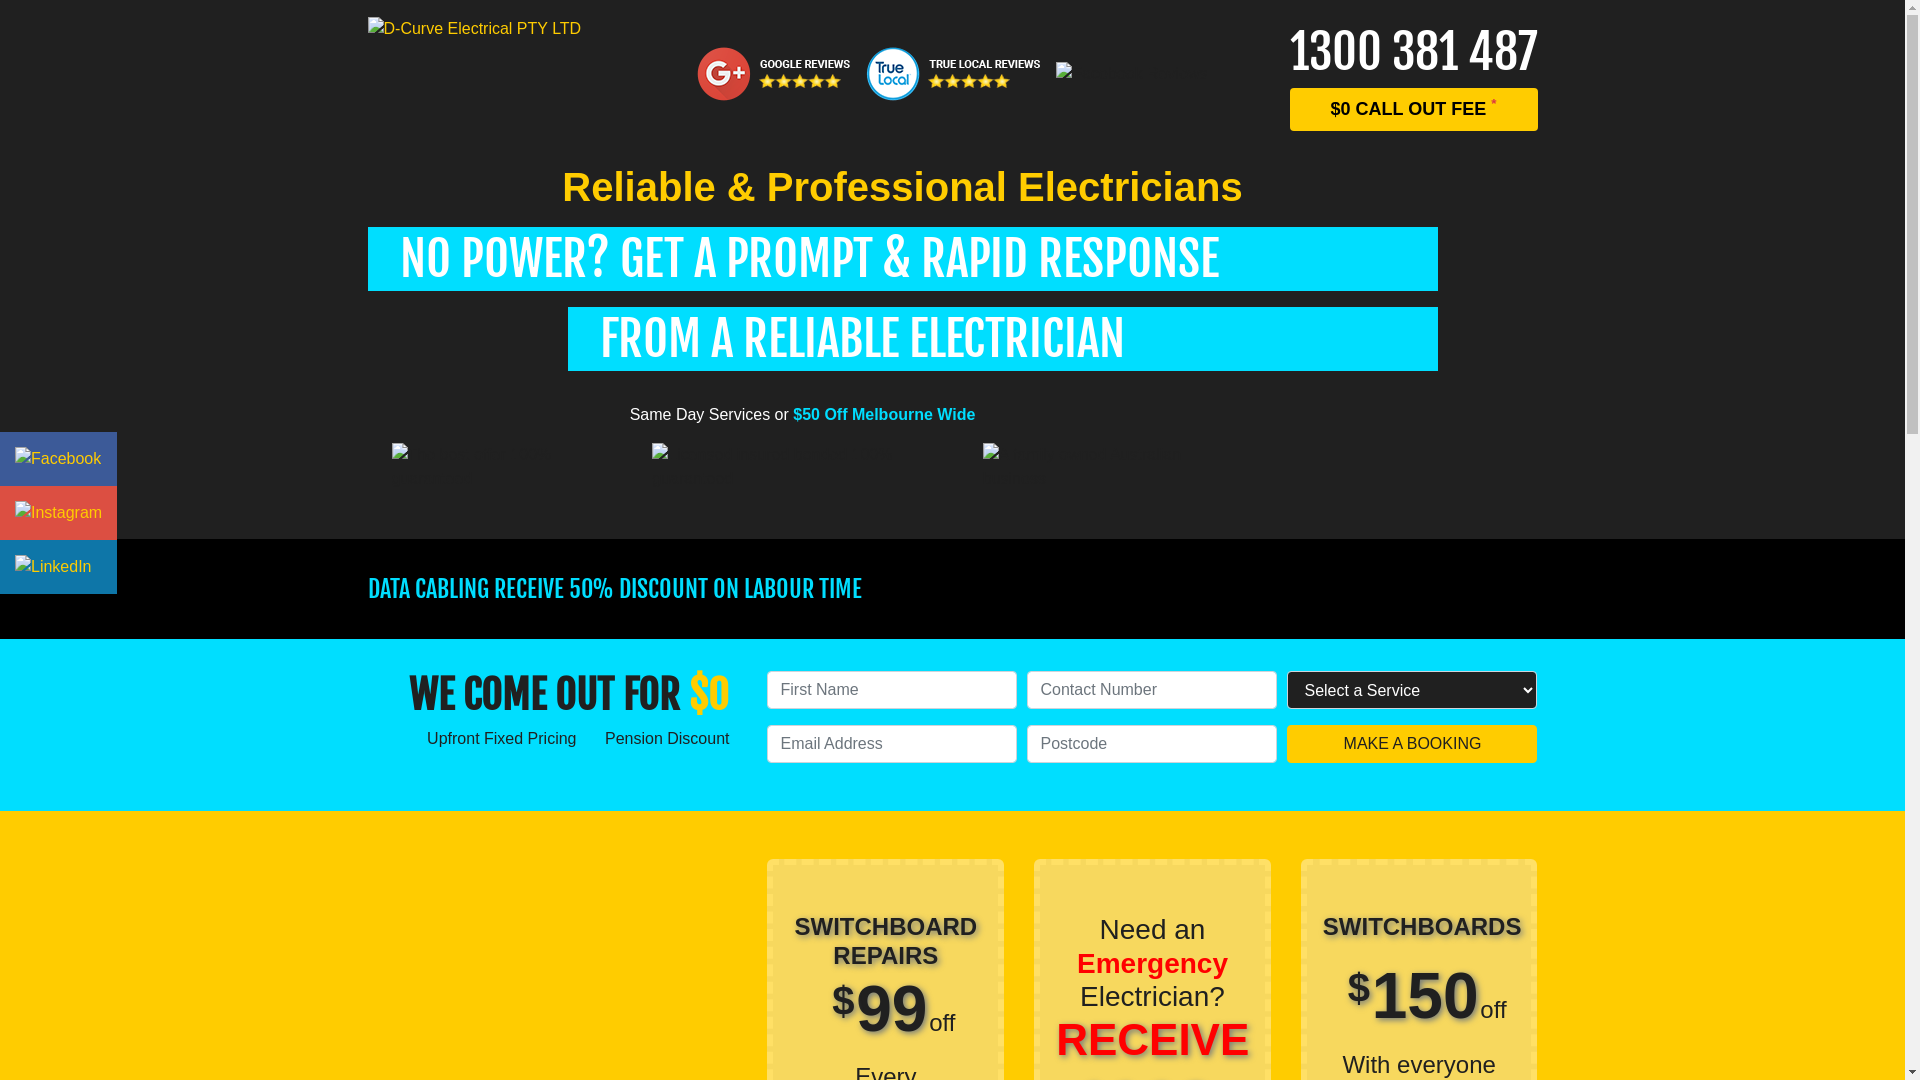 This screenshot has height=1080, width=1920. Describe the element at coordinates (1413, 72) in the screenshot. I see `'1300 381 487` at that location.